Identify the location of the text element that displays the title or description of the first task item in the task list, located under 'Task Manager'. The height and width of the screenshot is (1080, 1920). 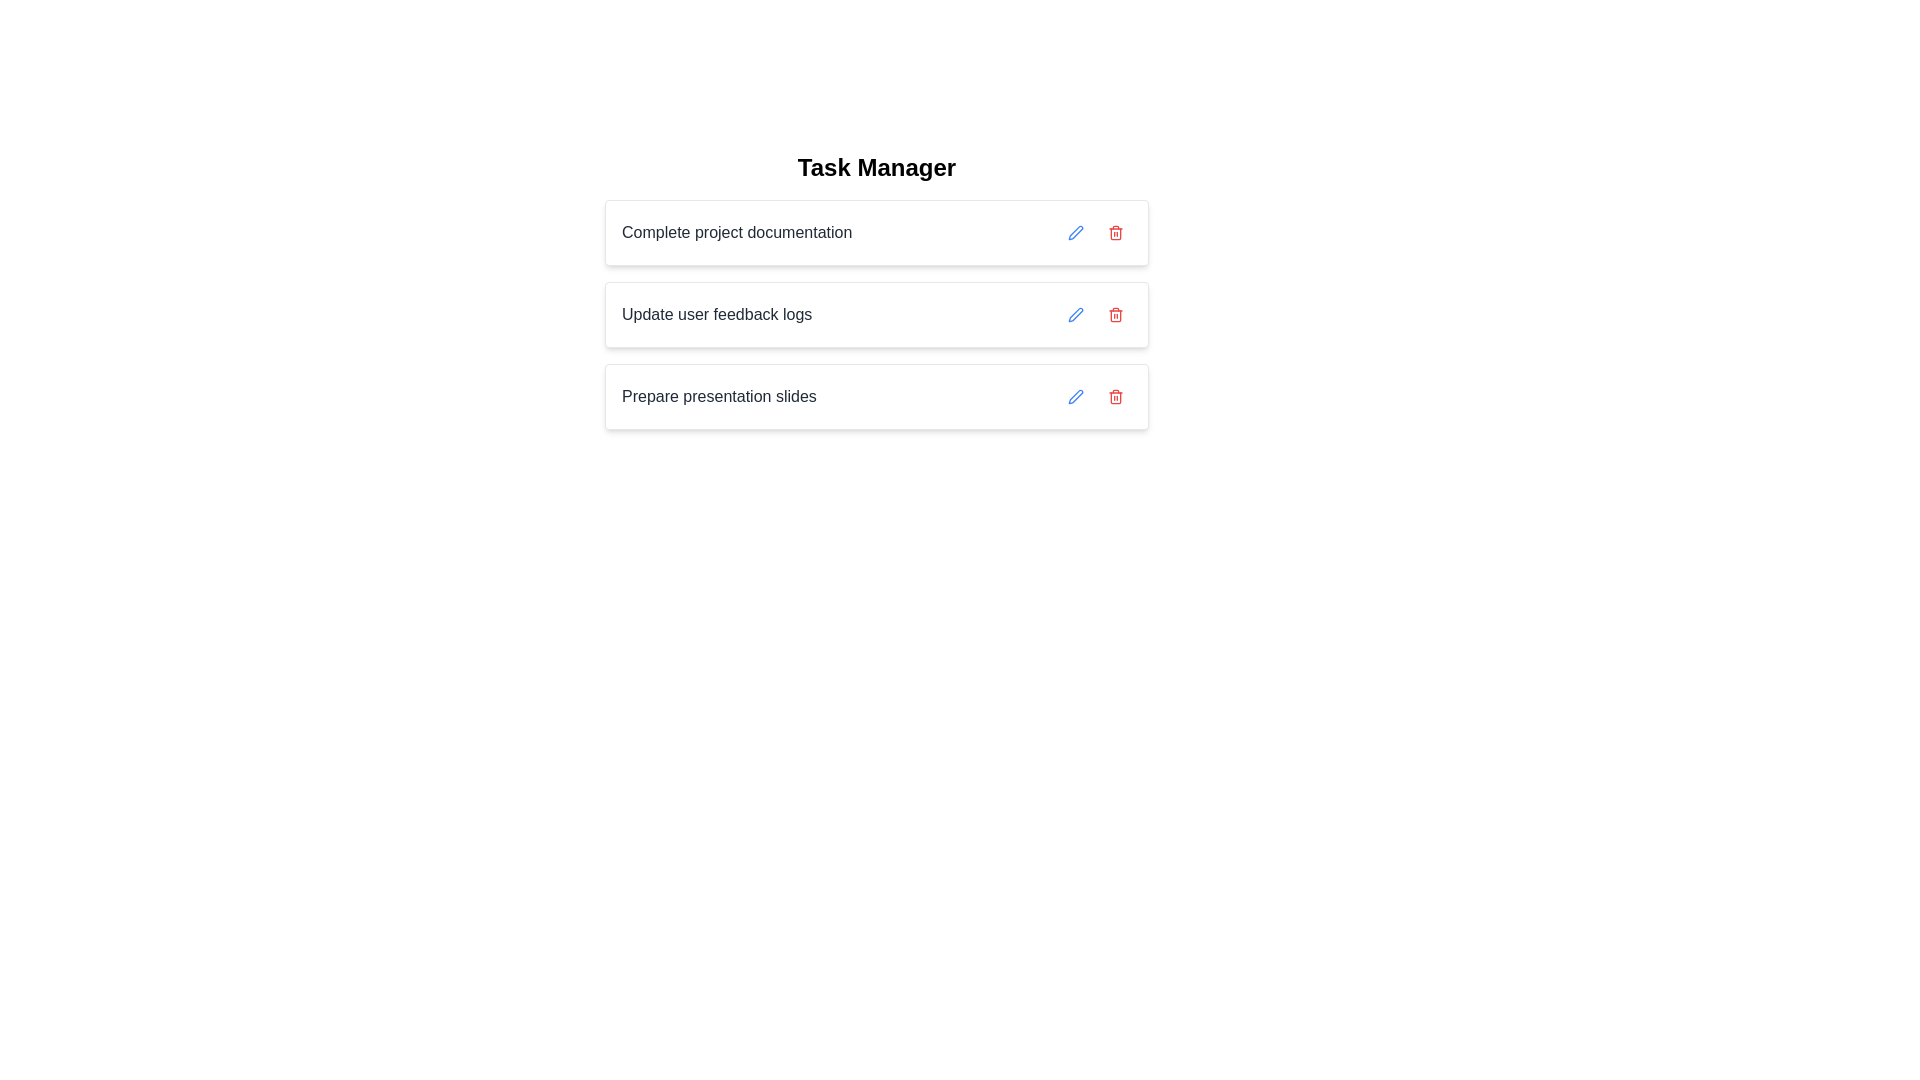
(736, 231).